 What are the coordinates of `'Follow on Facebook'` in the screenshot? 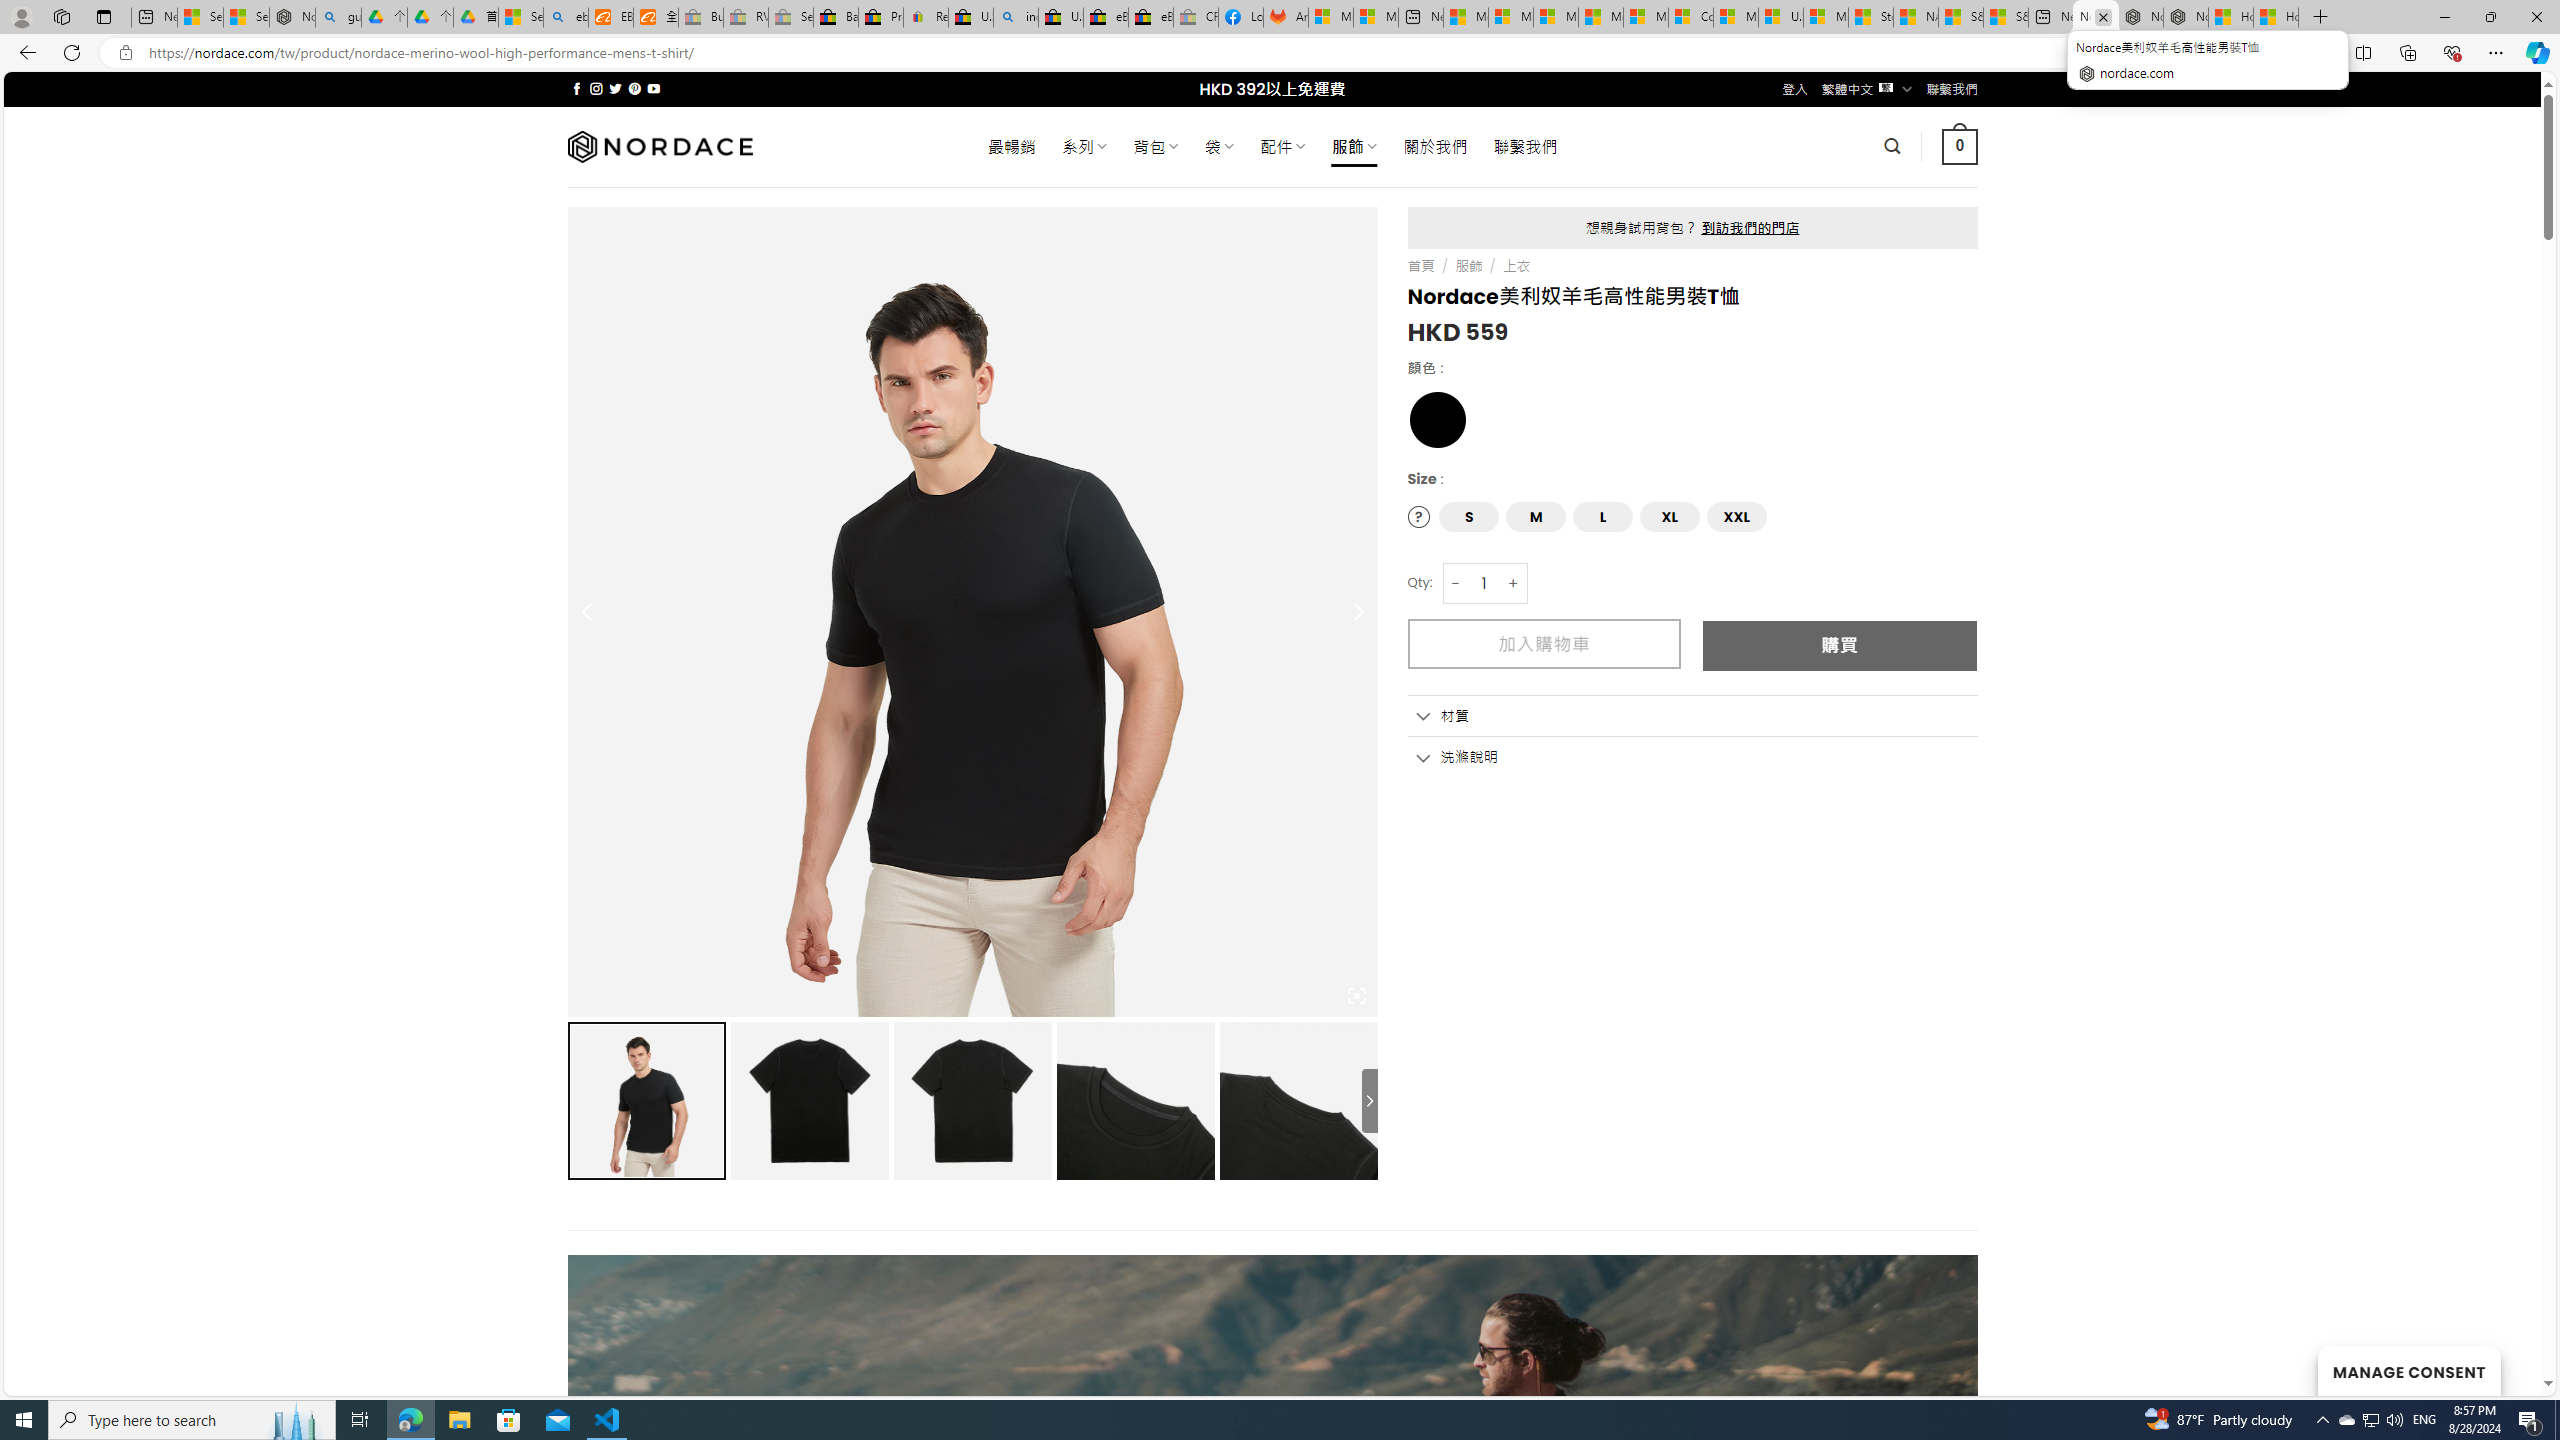 It's located at (576, 88).